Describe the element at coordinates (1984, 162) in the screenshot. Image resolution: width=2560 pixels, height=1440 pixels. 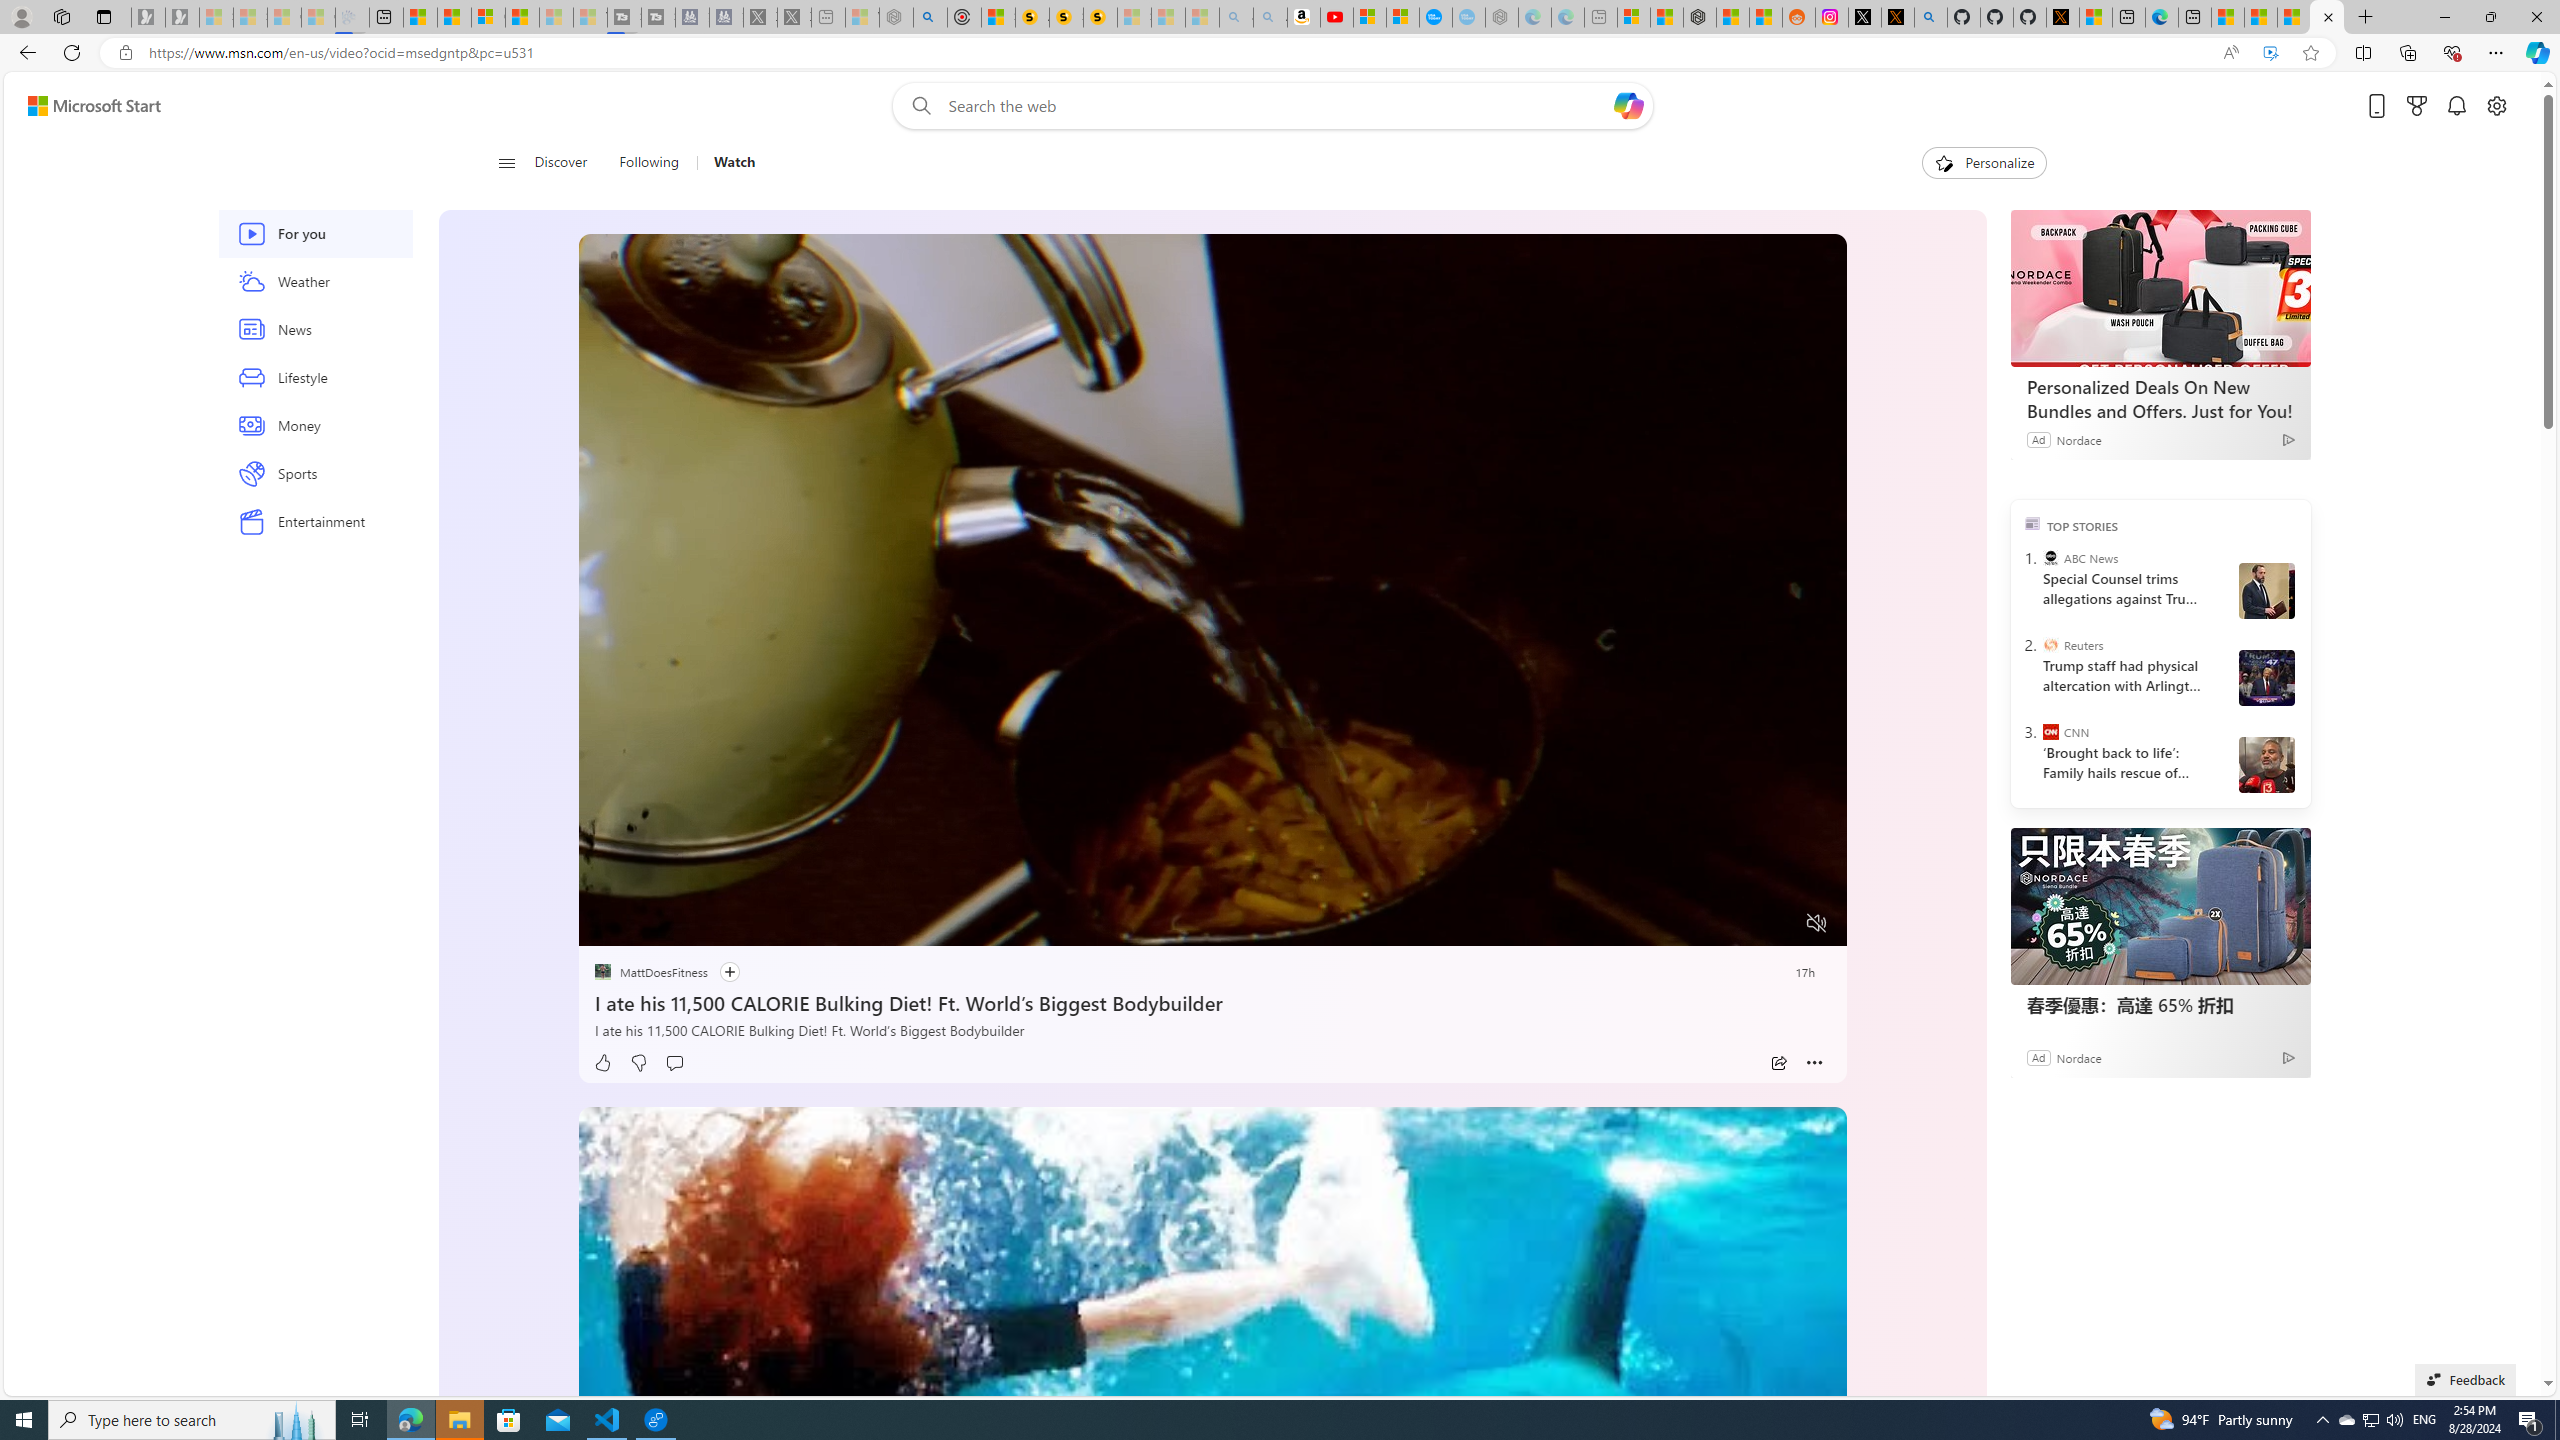
I see `'Personalize'` at that location.